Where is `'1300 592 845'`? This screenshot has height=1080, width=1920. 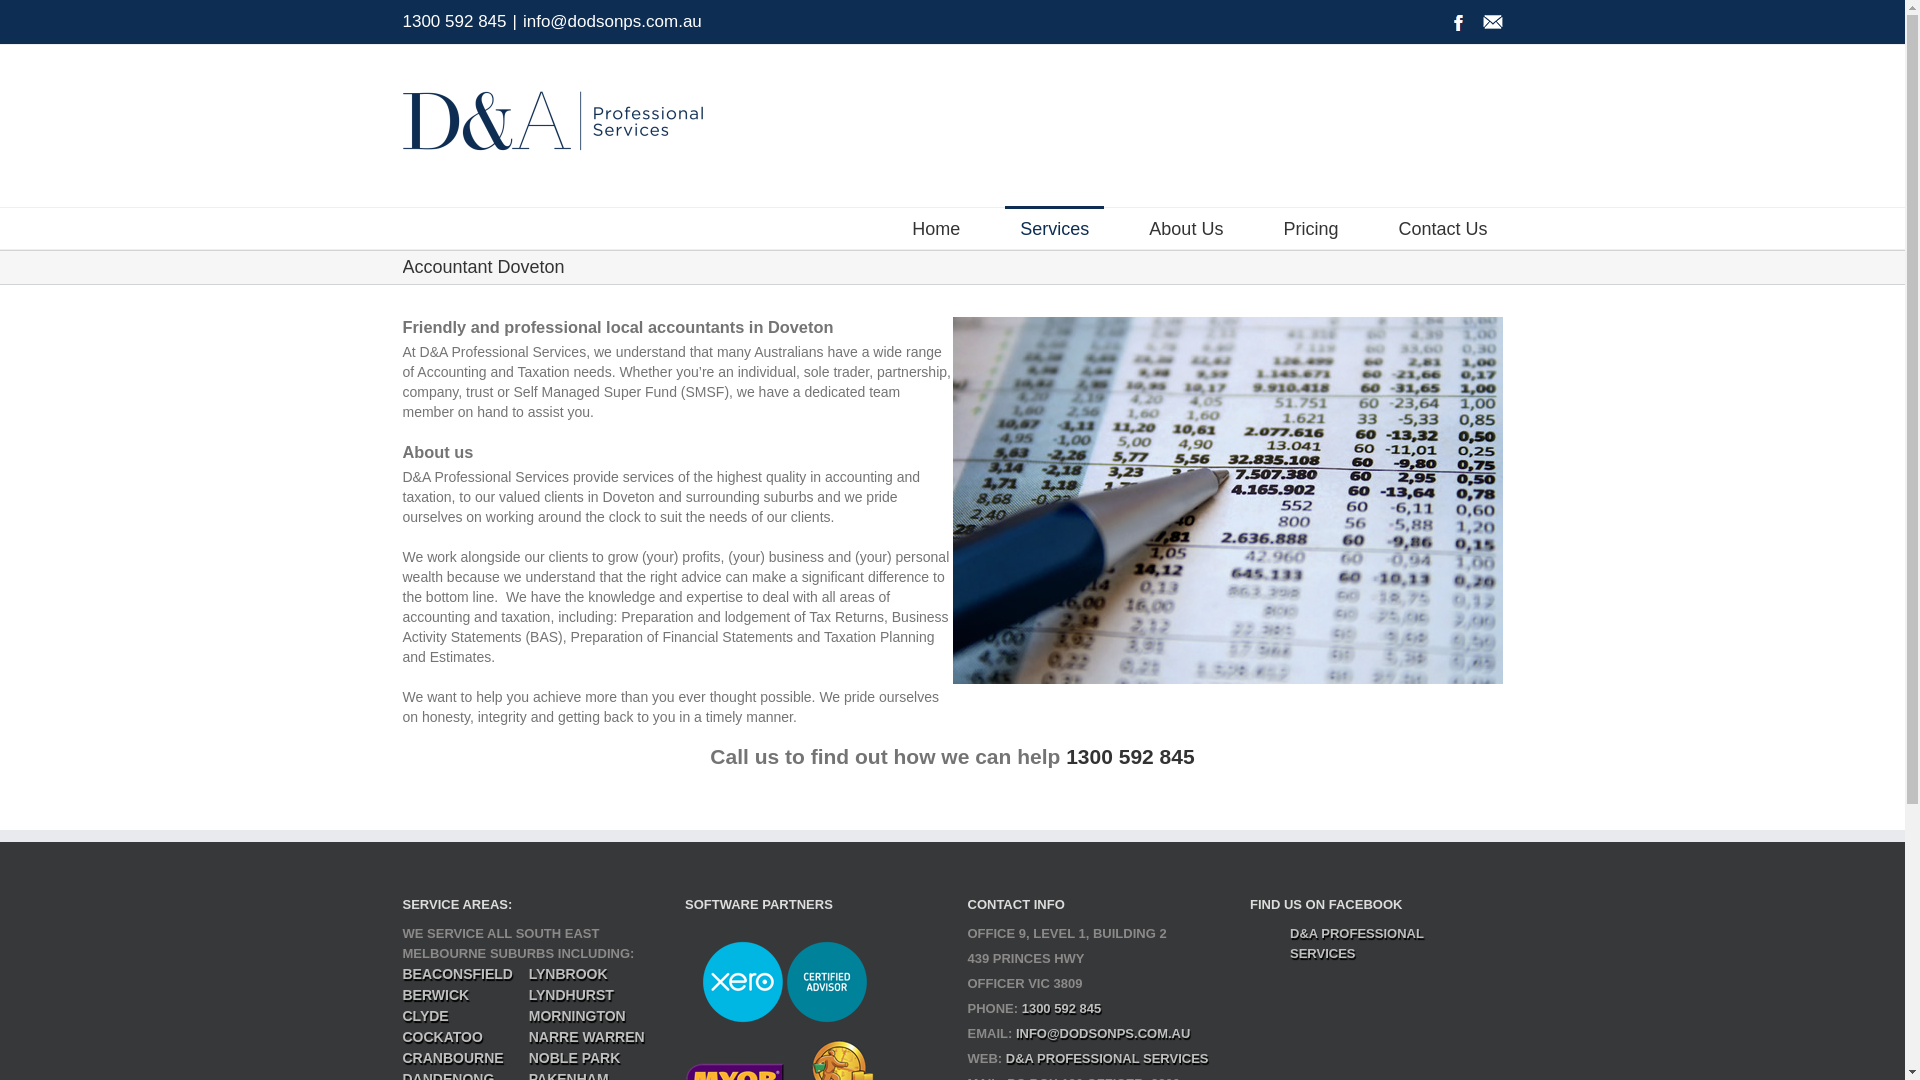
'1300 592 845' is located at coordinates (453, 21).